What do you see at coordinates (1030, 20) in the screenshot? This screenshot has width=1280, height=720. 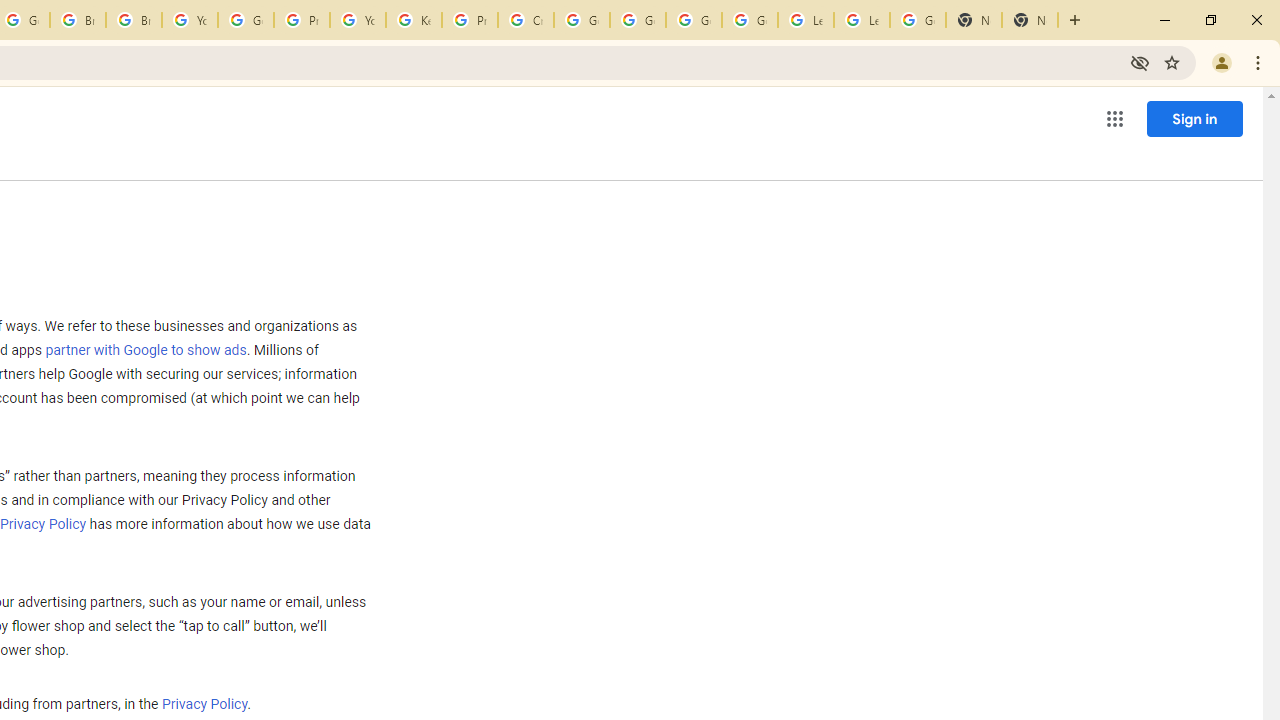 I see `'New Tab'` at bounding box center [1030, 20].